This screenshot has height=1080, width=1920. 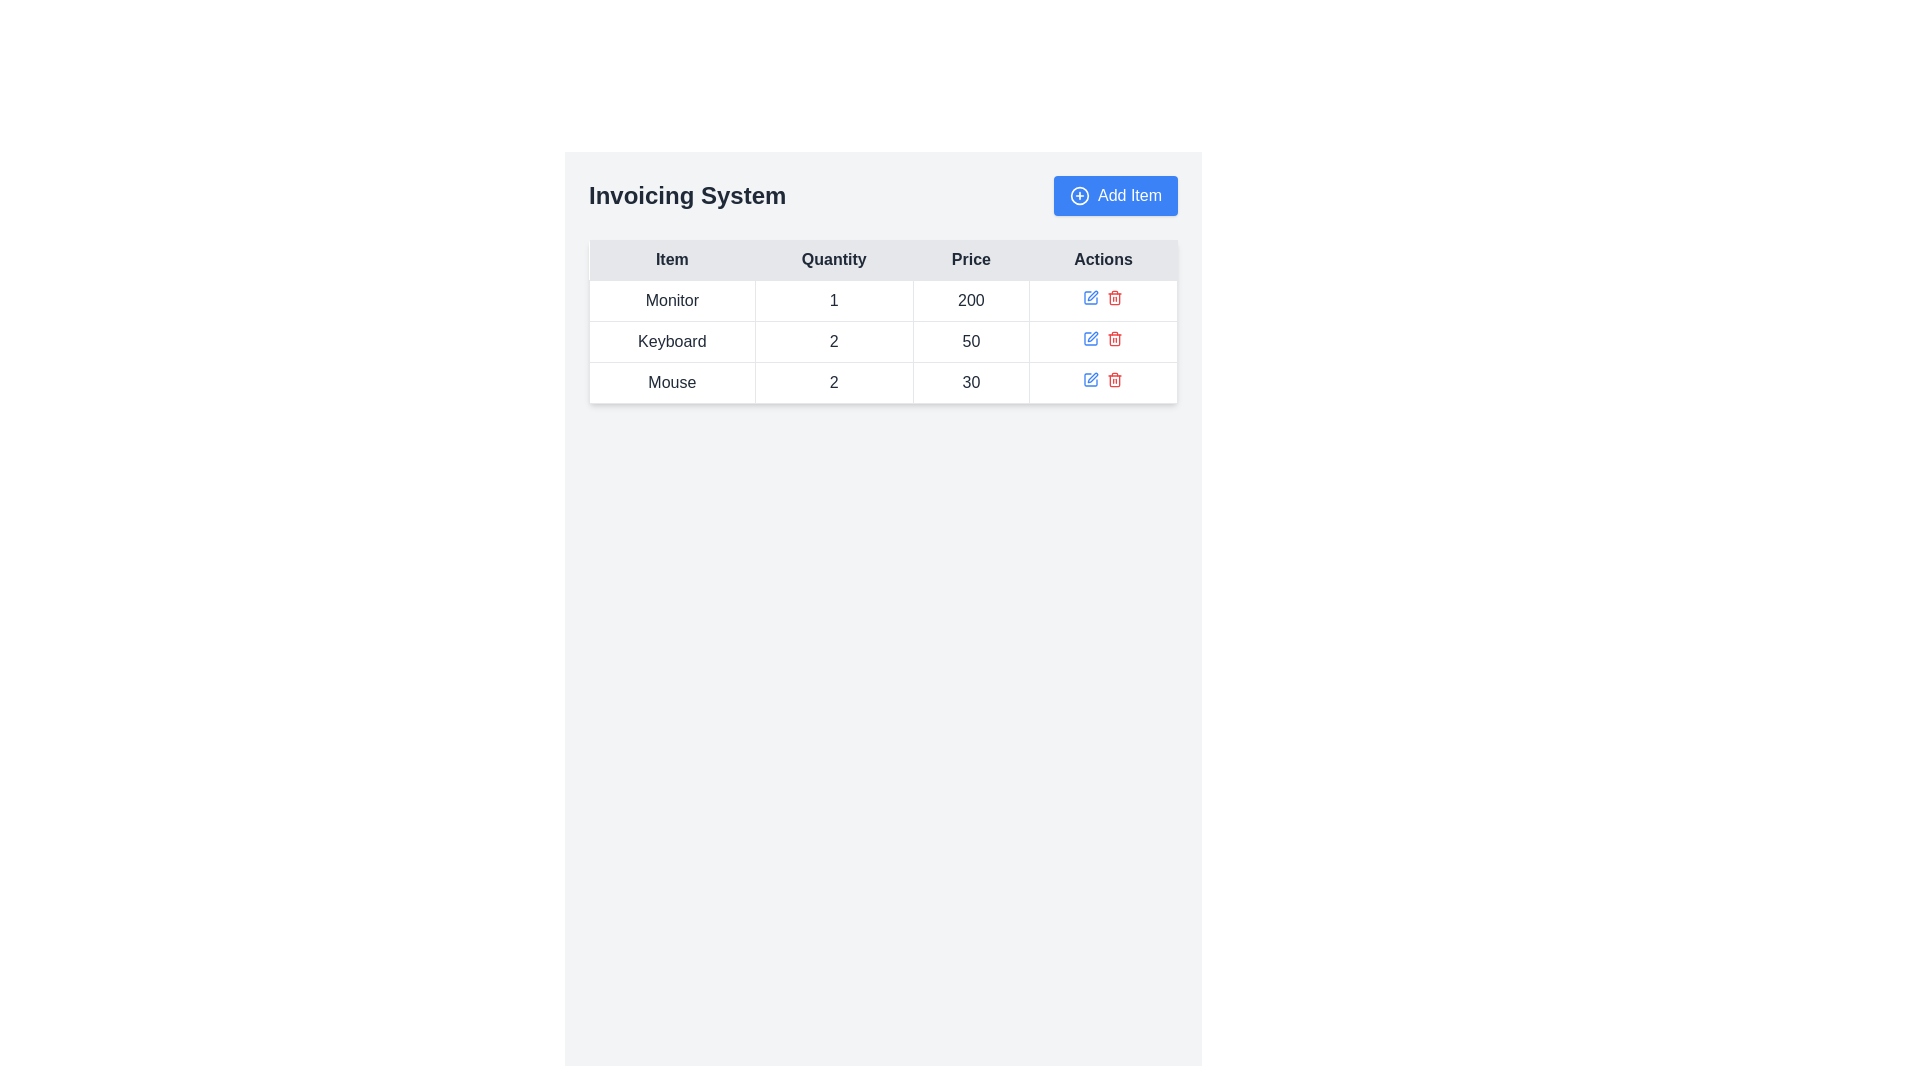 I want to click on the Table Cell containing the text 'Monitor' in the 'Item' column of the Invoicing System to potentially reveal additional information, so click(x=672, y=300).